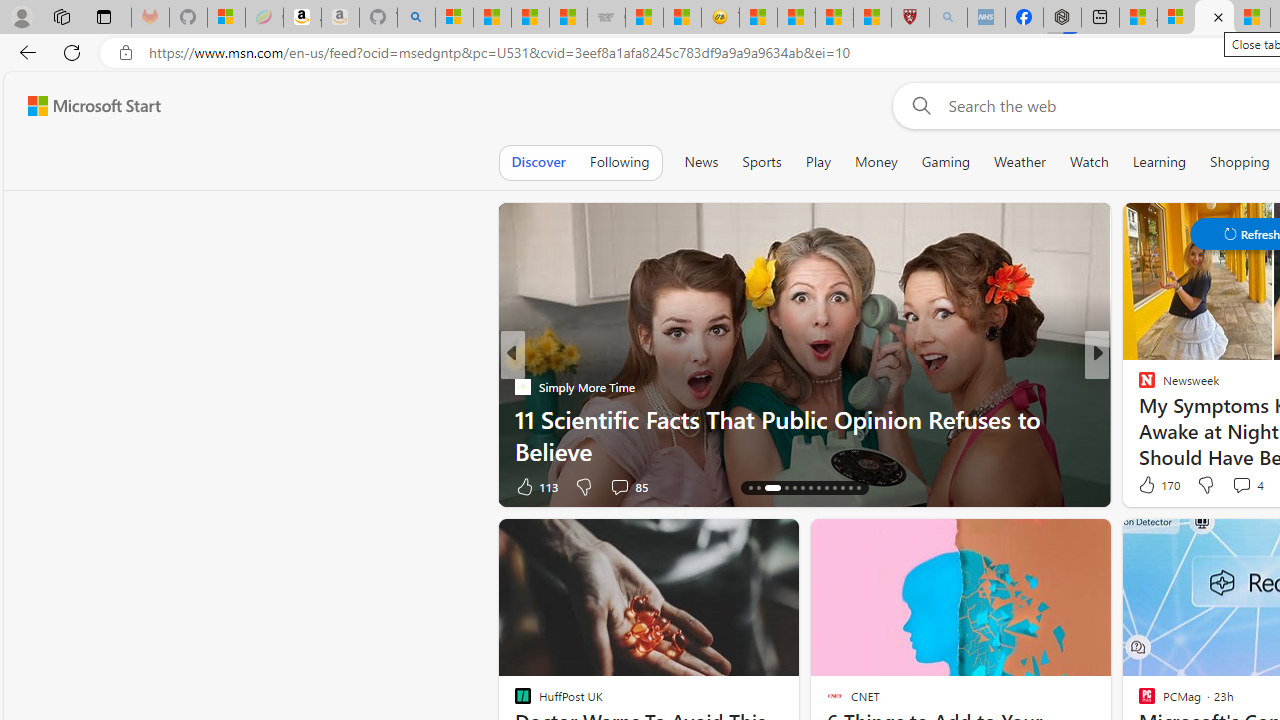 This screenshot has width=1280, height=720. Describe the element at coordinates (1234, 486) in the screenshot. I see `'View comments 5 Comment'` at that location.